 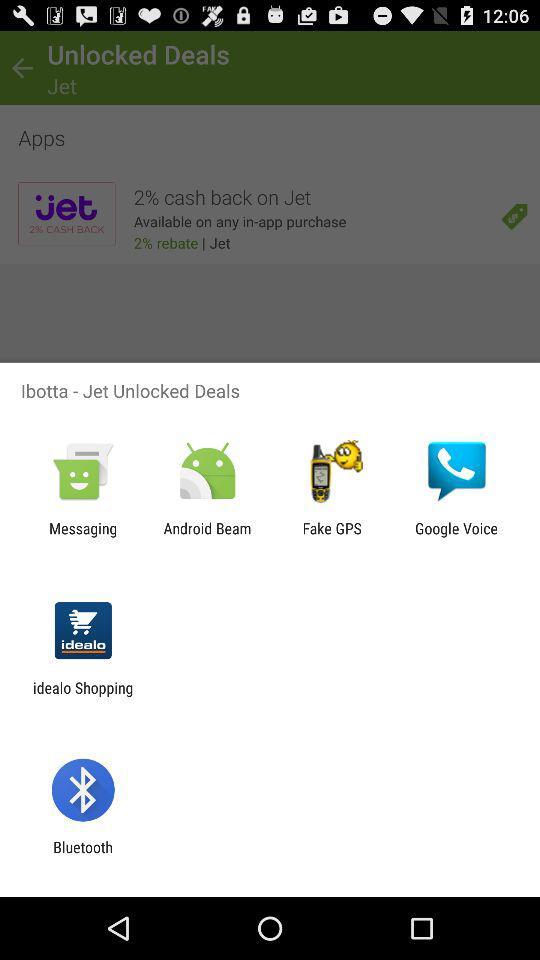 What do you see at coordinates (82, 696) in the screenshot?
I see `the idealo shopping` at bounding box center [82, 696].